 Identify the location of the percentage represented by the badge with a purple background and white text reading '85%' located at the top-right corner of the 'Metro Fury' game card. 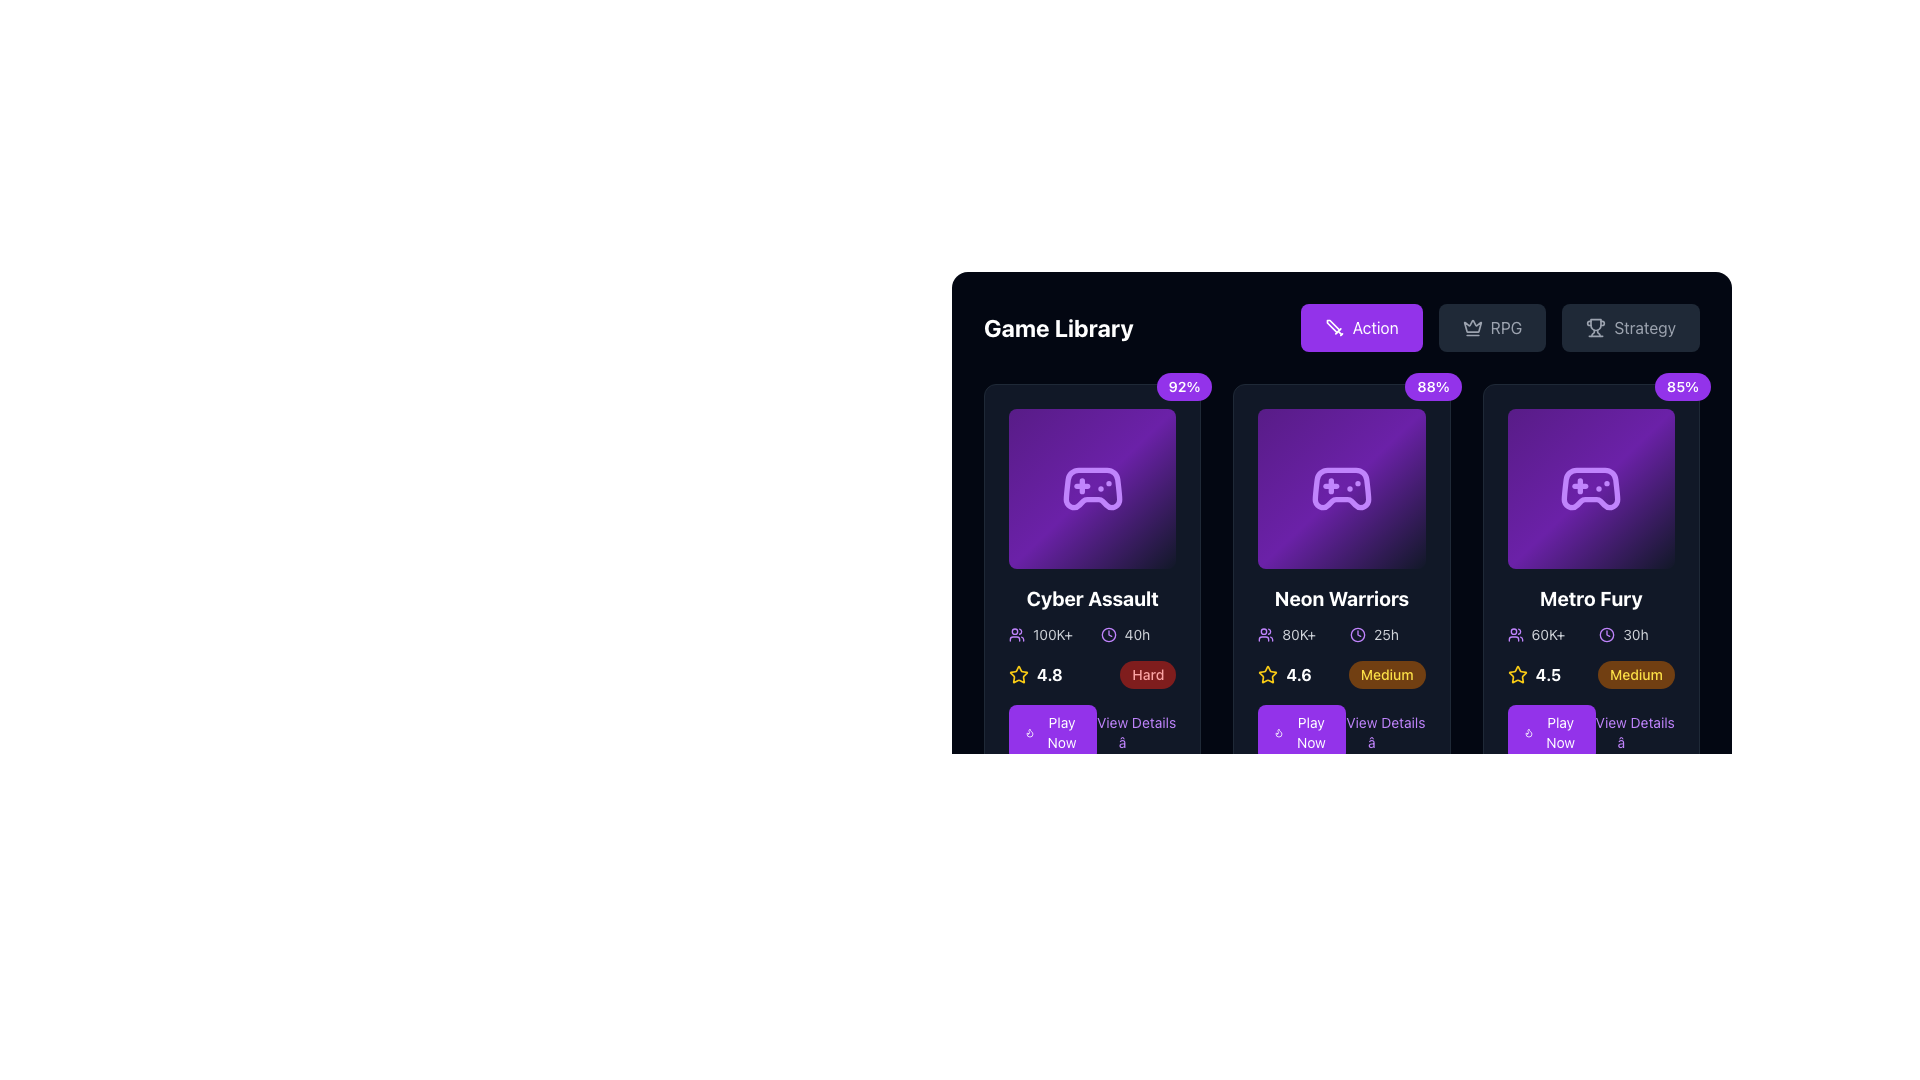
(1681, 386).